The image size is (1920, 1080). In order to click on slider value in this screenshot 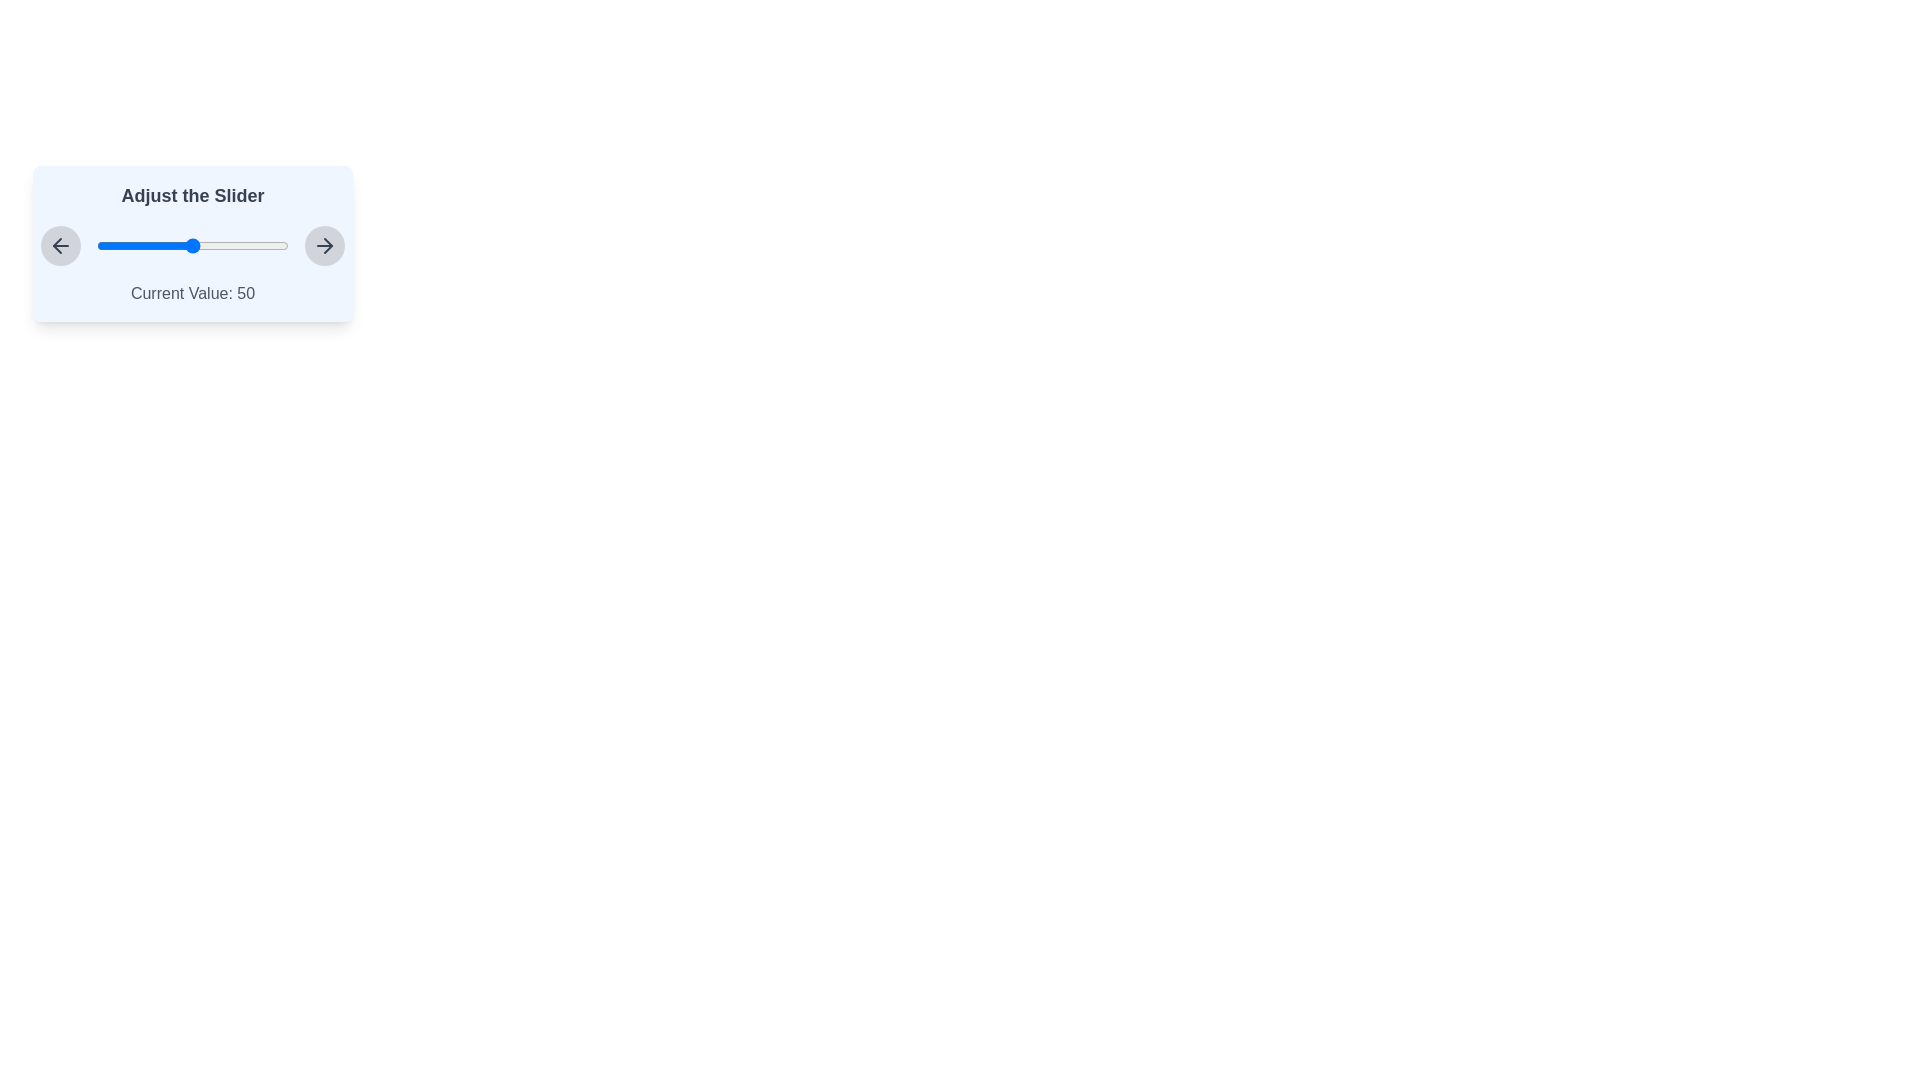, I will do `click(243, 245)`.